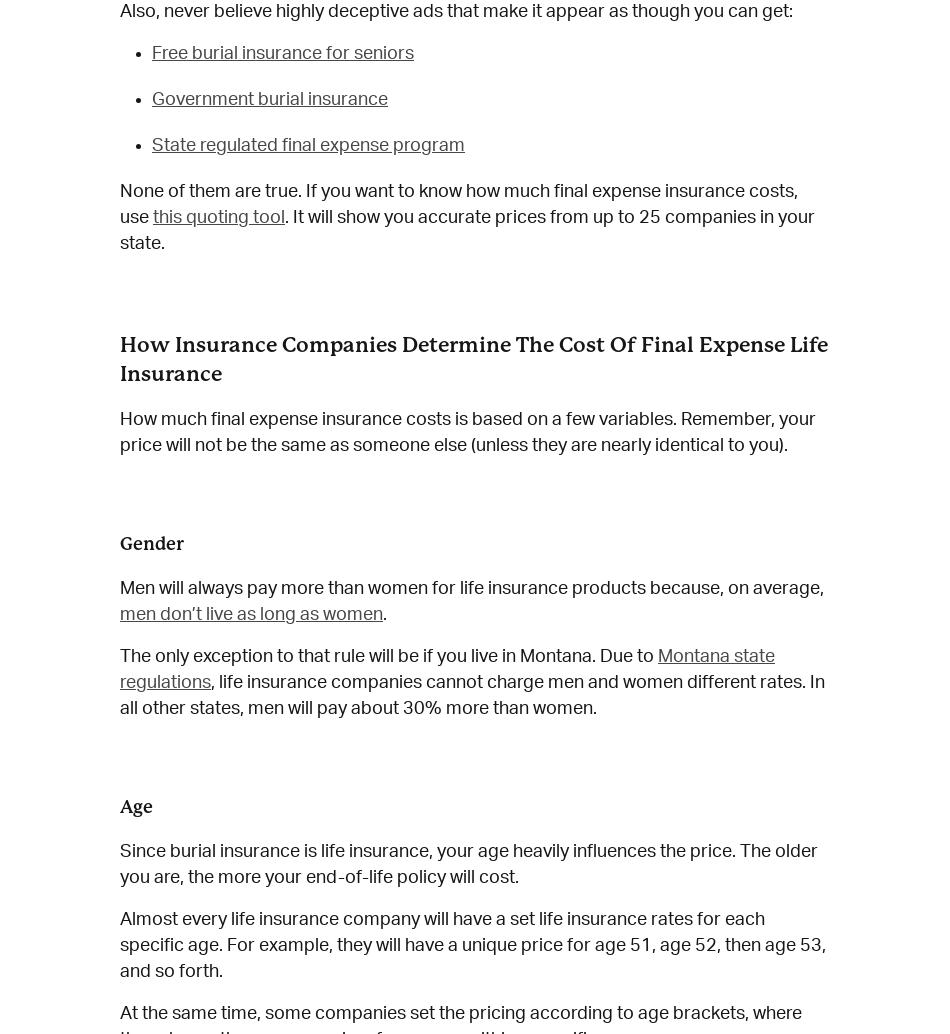 This screenshot has height=1034, width=950. What do you see at coordinates (119, 588) in the screenshot?
I see `'Men will always pay more than women for life insurance products because, on average,'` at bounding box center [119, 588].